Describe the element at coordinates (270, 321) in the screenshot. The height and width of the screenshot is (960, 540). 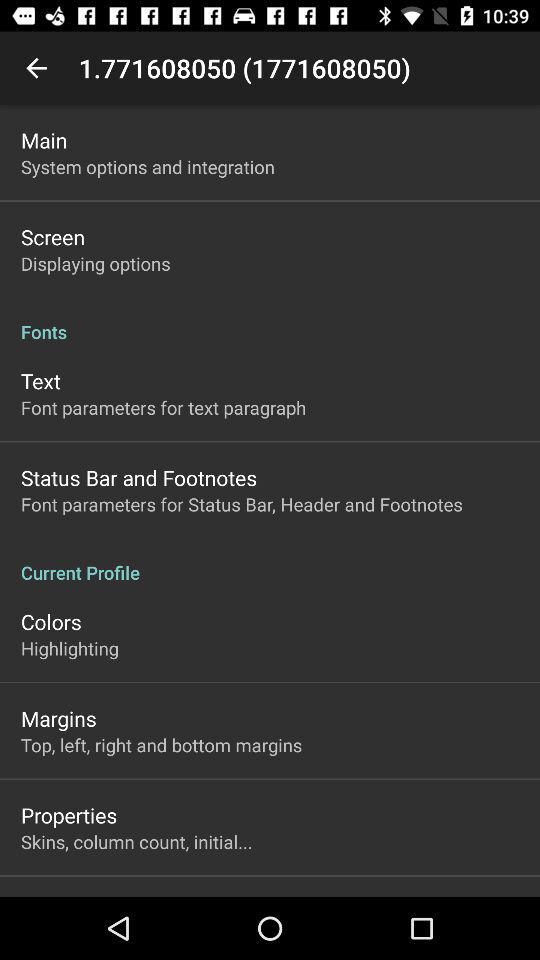
I see `fonts app` at that location.